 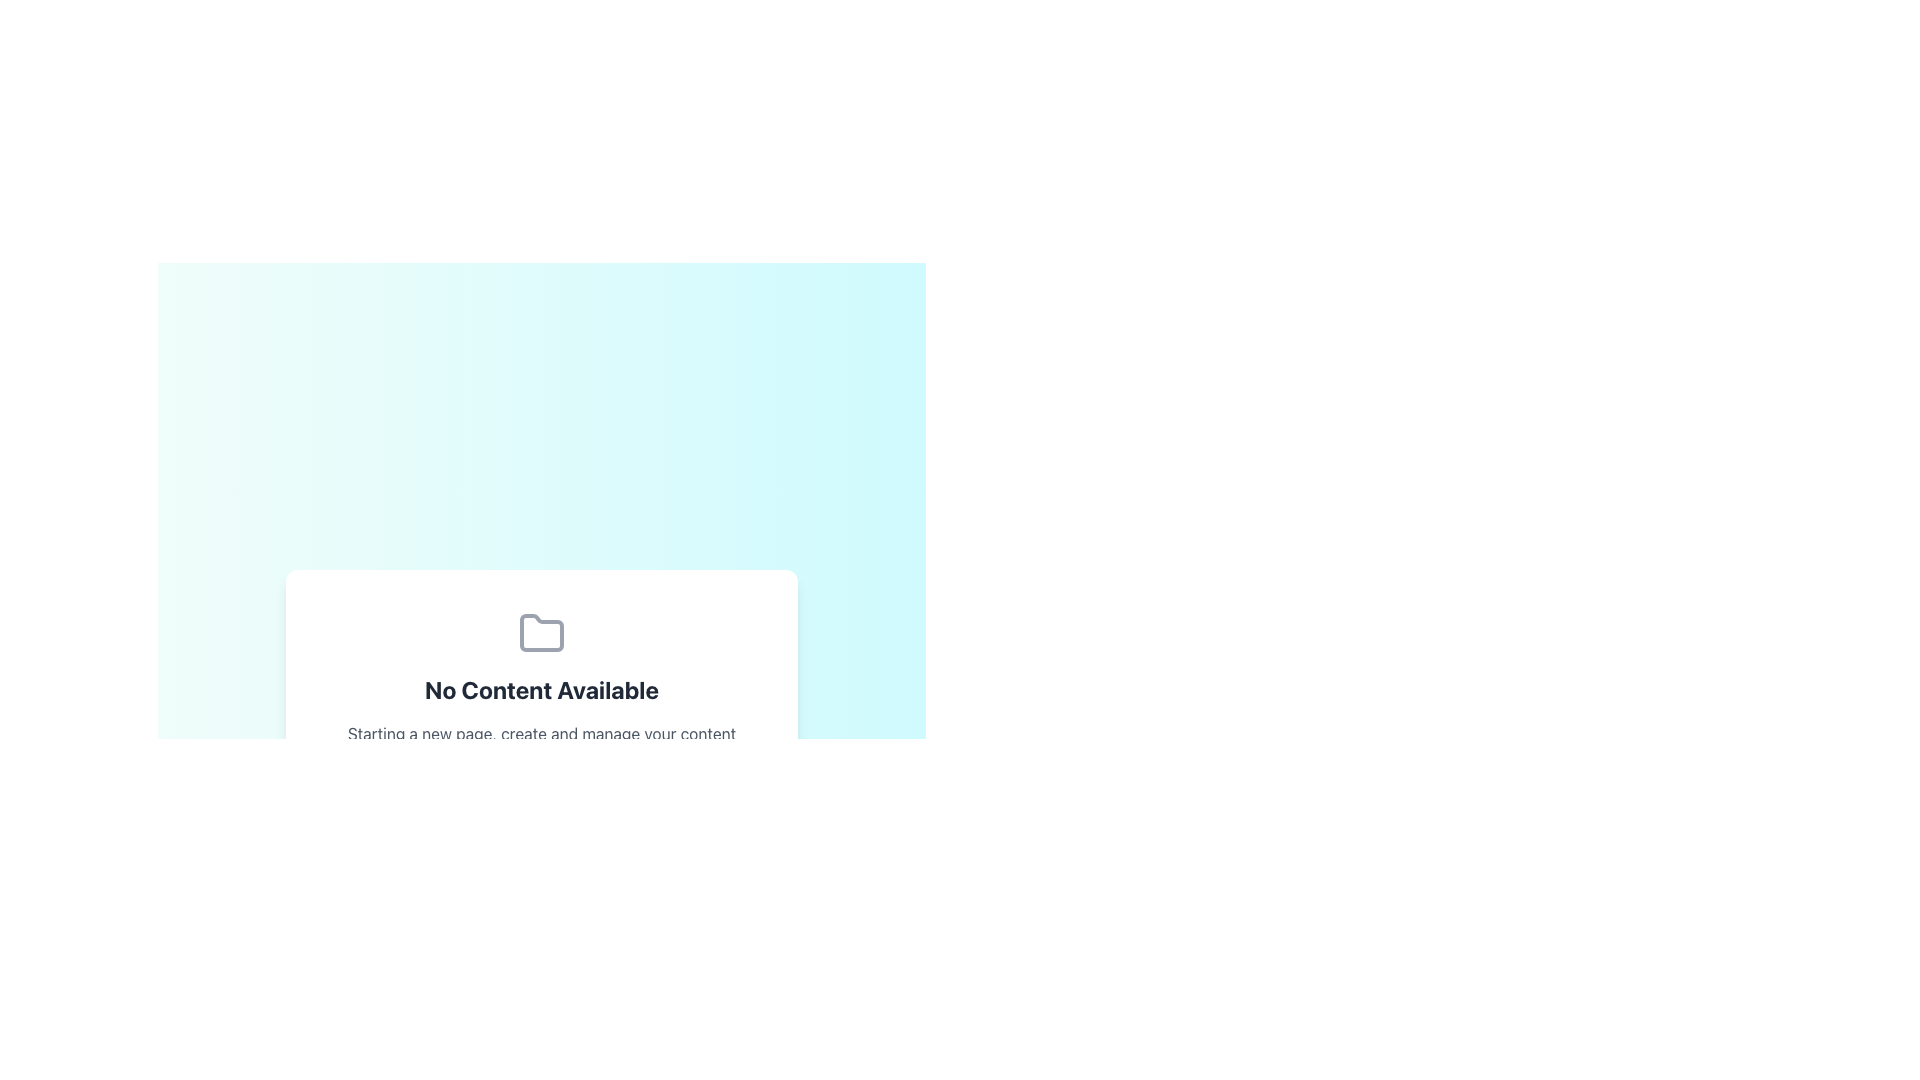 What do you see at coordinates (542, 745) in the screenshot?
I see `the static text element that reads 'Starting a new page, create and manage your content effectively.' which is located below the bold headline 'No Content Available.'` at bounding box center [542, 745].